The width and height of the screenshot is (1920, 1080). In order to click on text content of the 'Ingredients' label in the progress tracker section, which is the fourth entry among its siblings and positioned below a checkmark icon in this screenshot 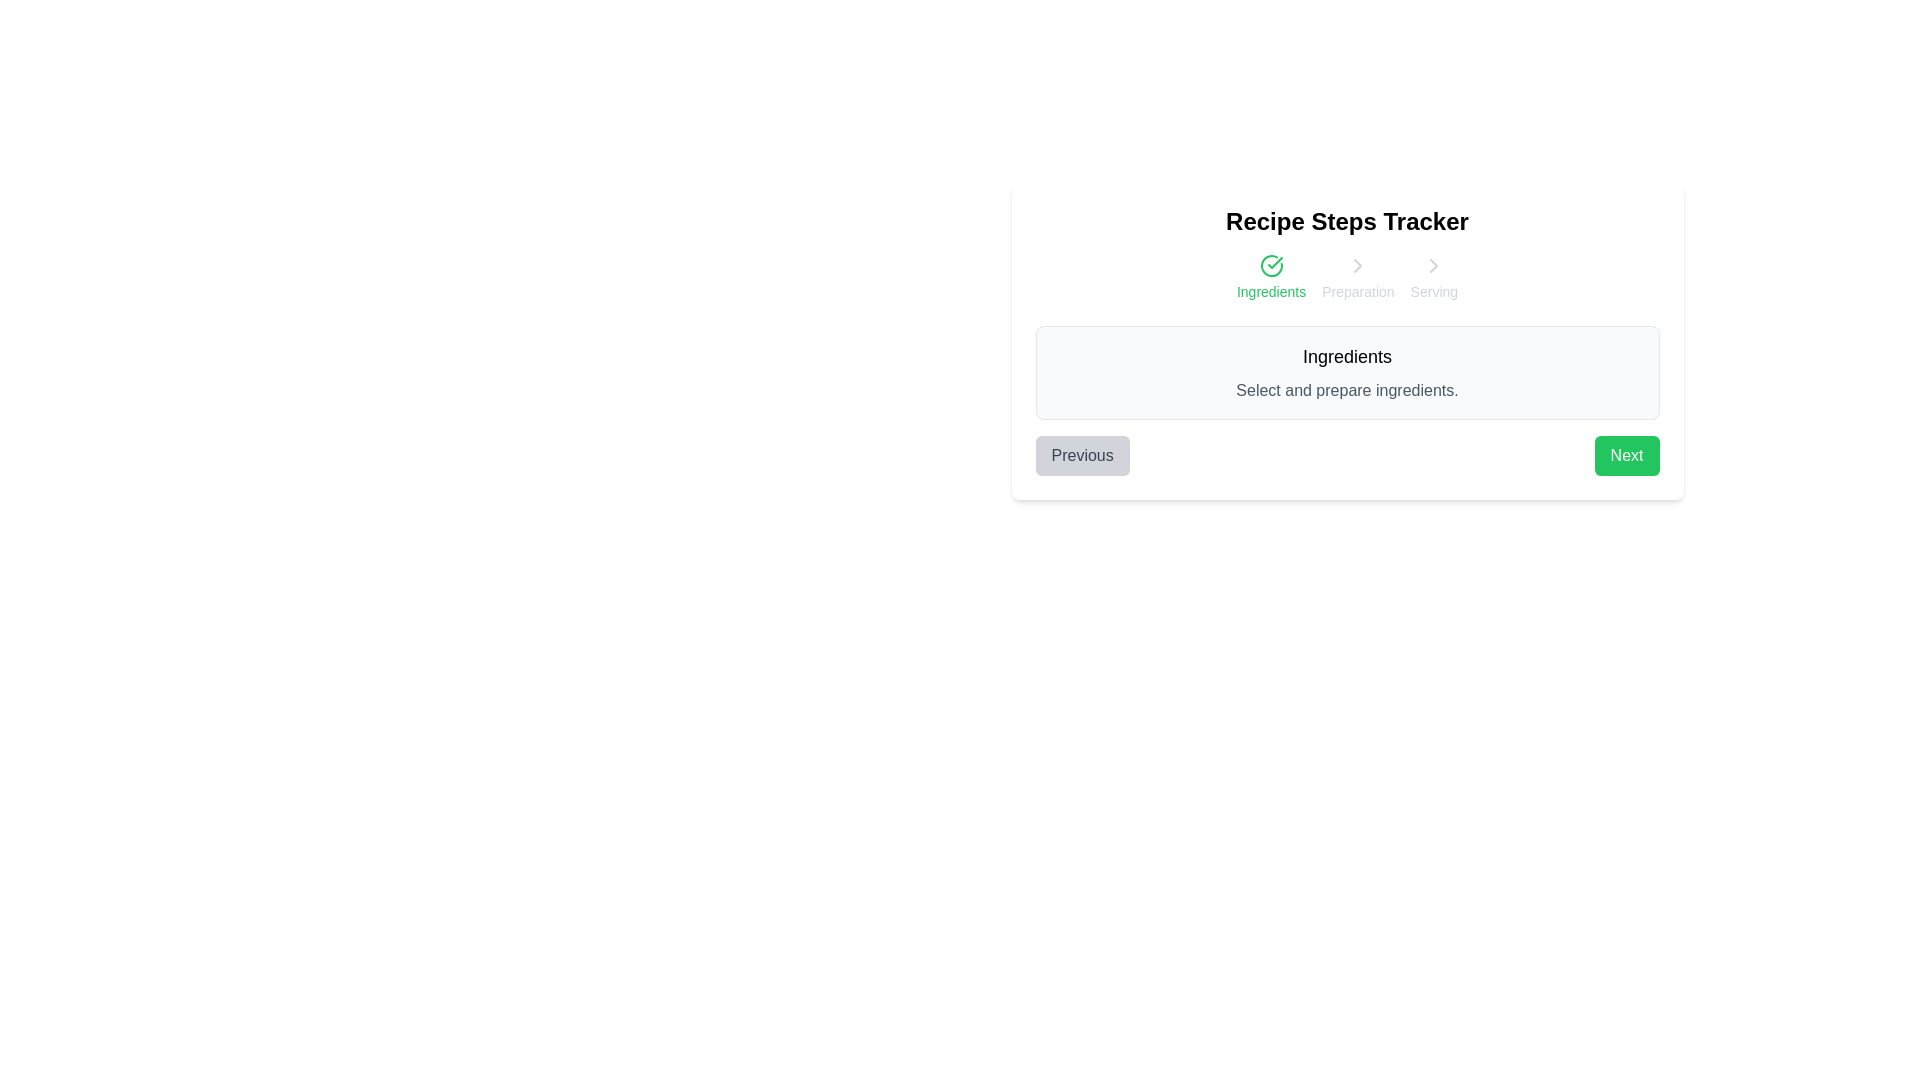, I will do `click(1270, 292)`.